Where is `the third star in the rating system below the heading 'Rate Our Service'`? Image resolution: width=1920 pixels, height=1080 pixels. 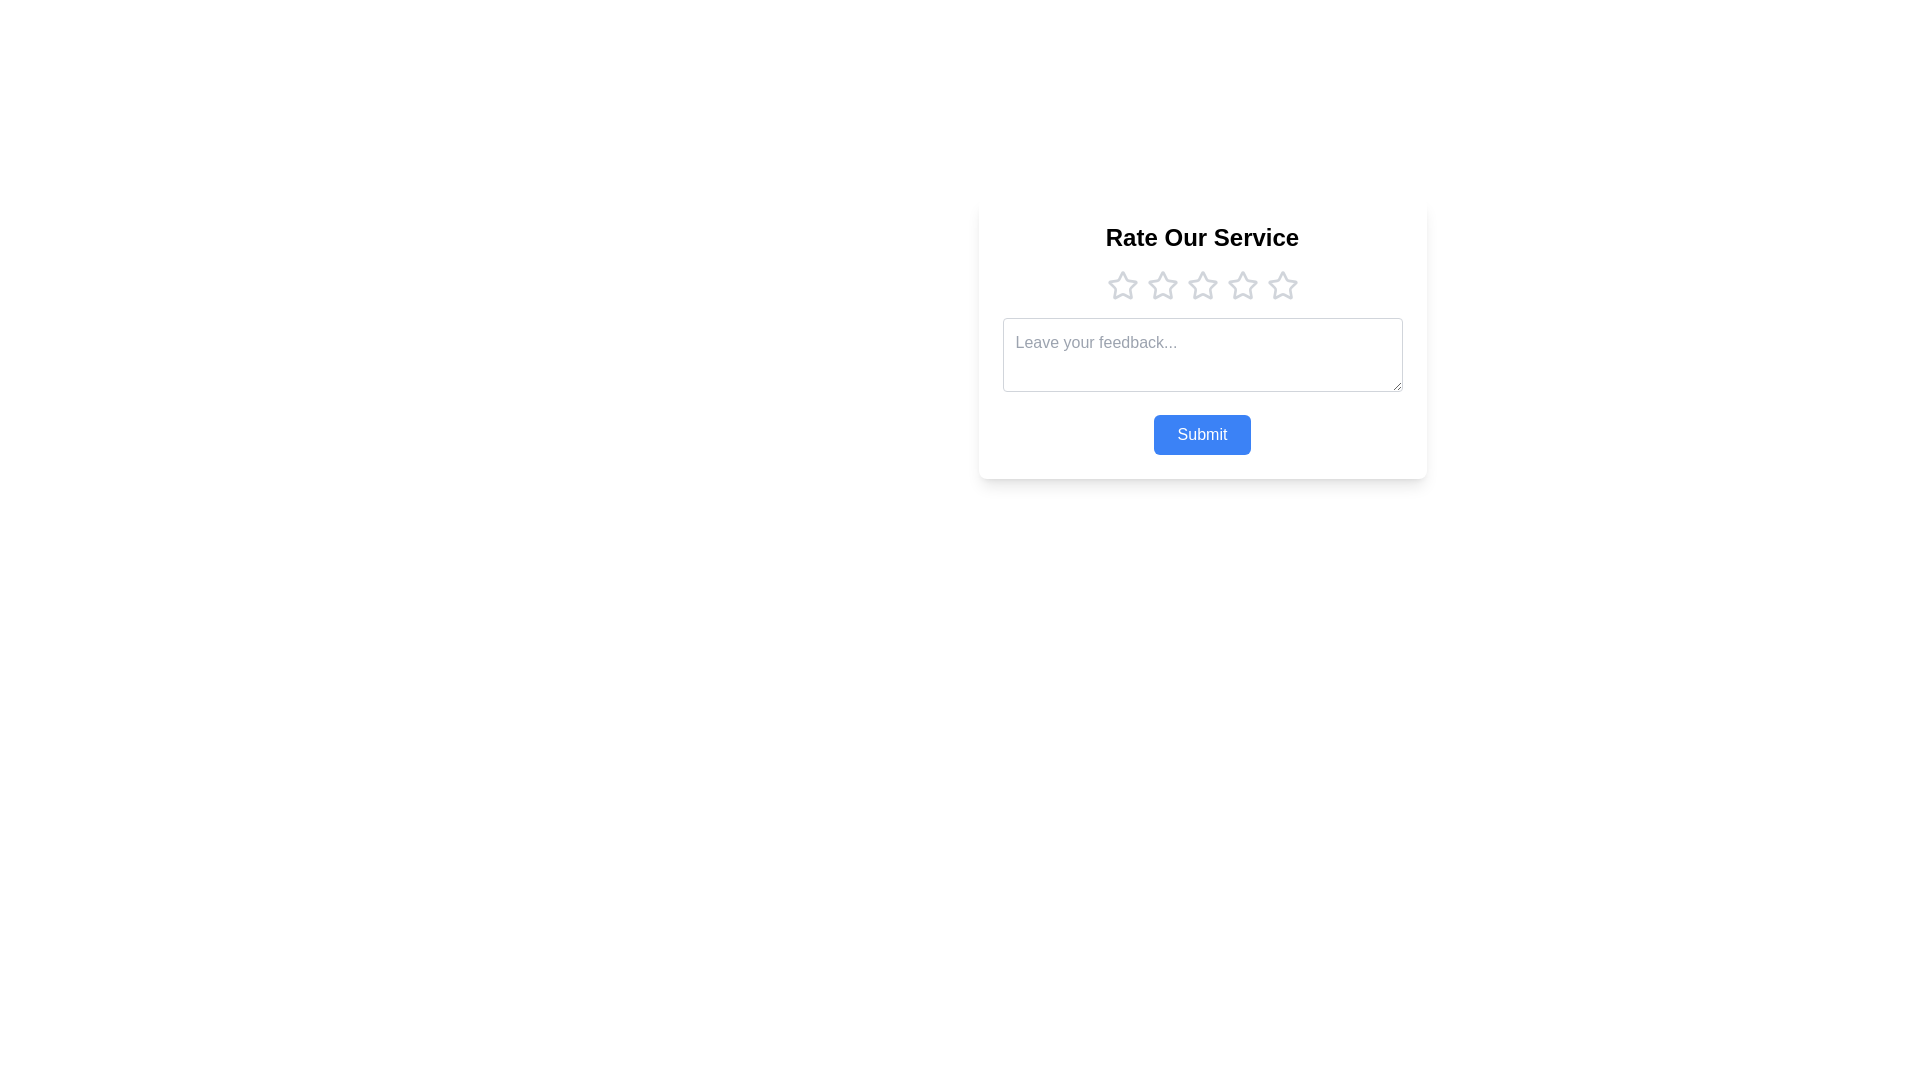 the third star in the rating system below the heading 'Rate Our Service' is located at coordinates (1162, 285).